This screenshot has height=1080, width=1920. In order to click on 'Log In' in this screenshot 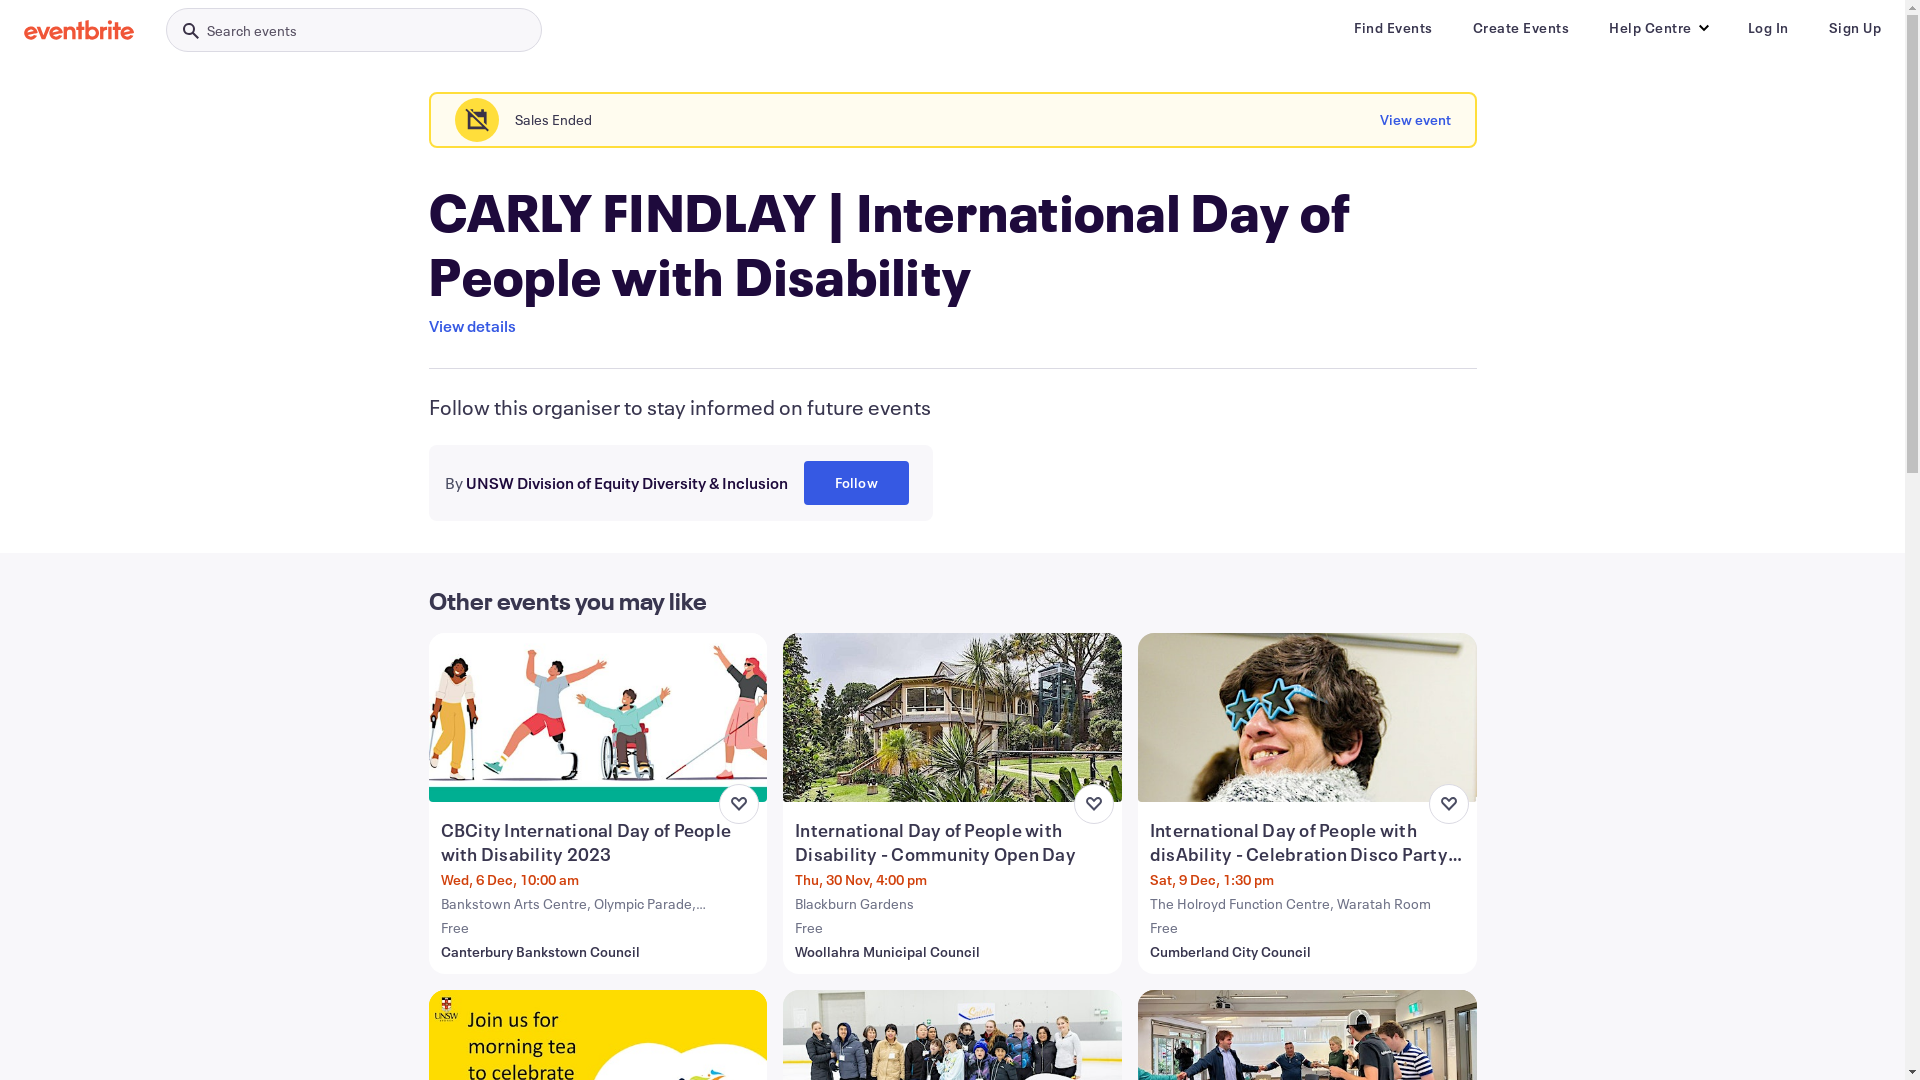, I will do `click(1768, 27)`.